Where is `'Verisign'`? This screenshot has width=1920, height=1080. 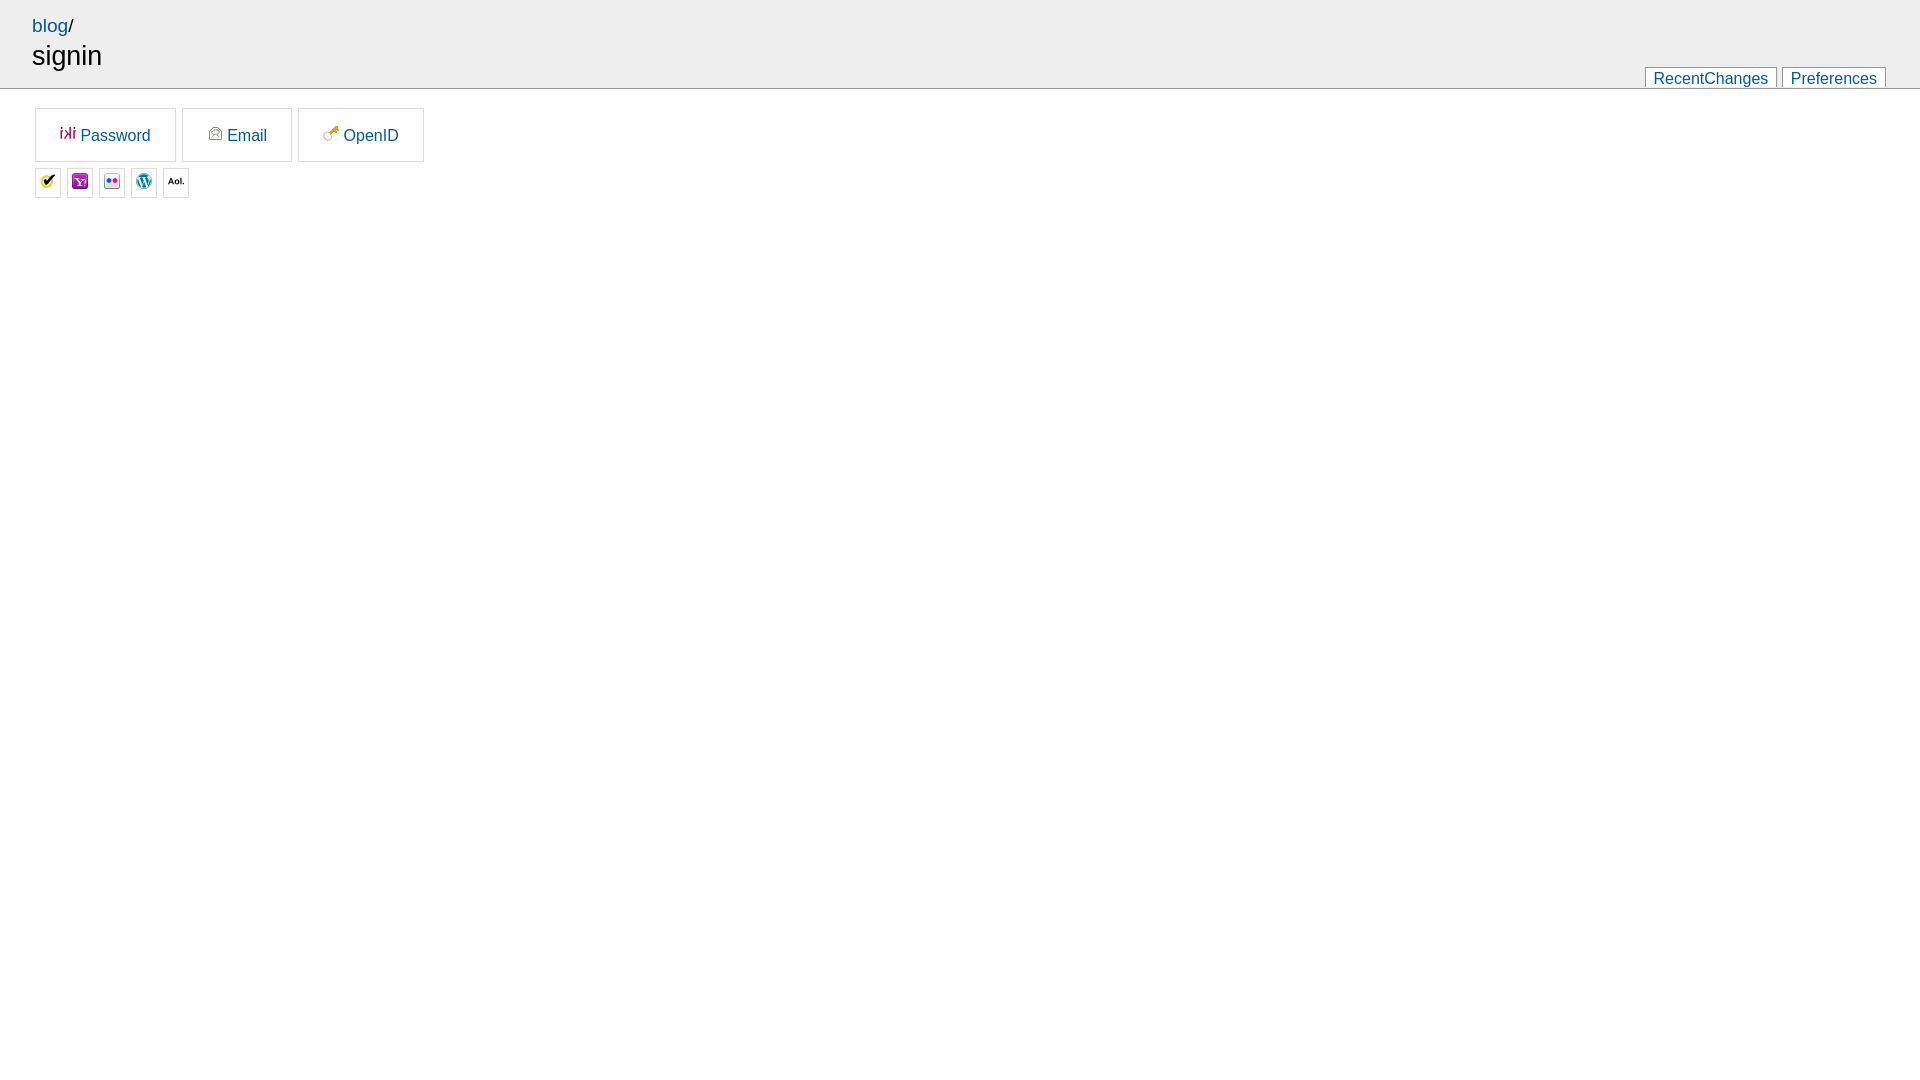 'Verisign' is located at coordinates (34, 182).